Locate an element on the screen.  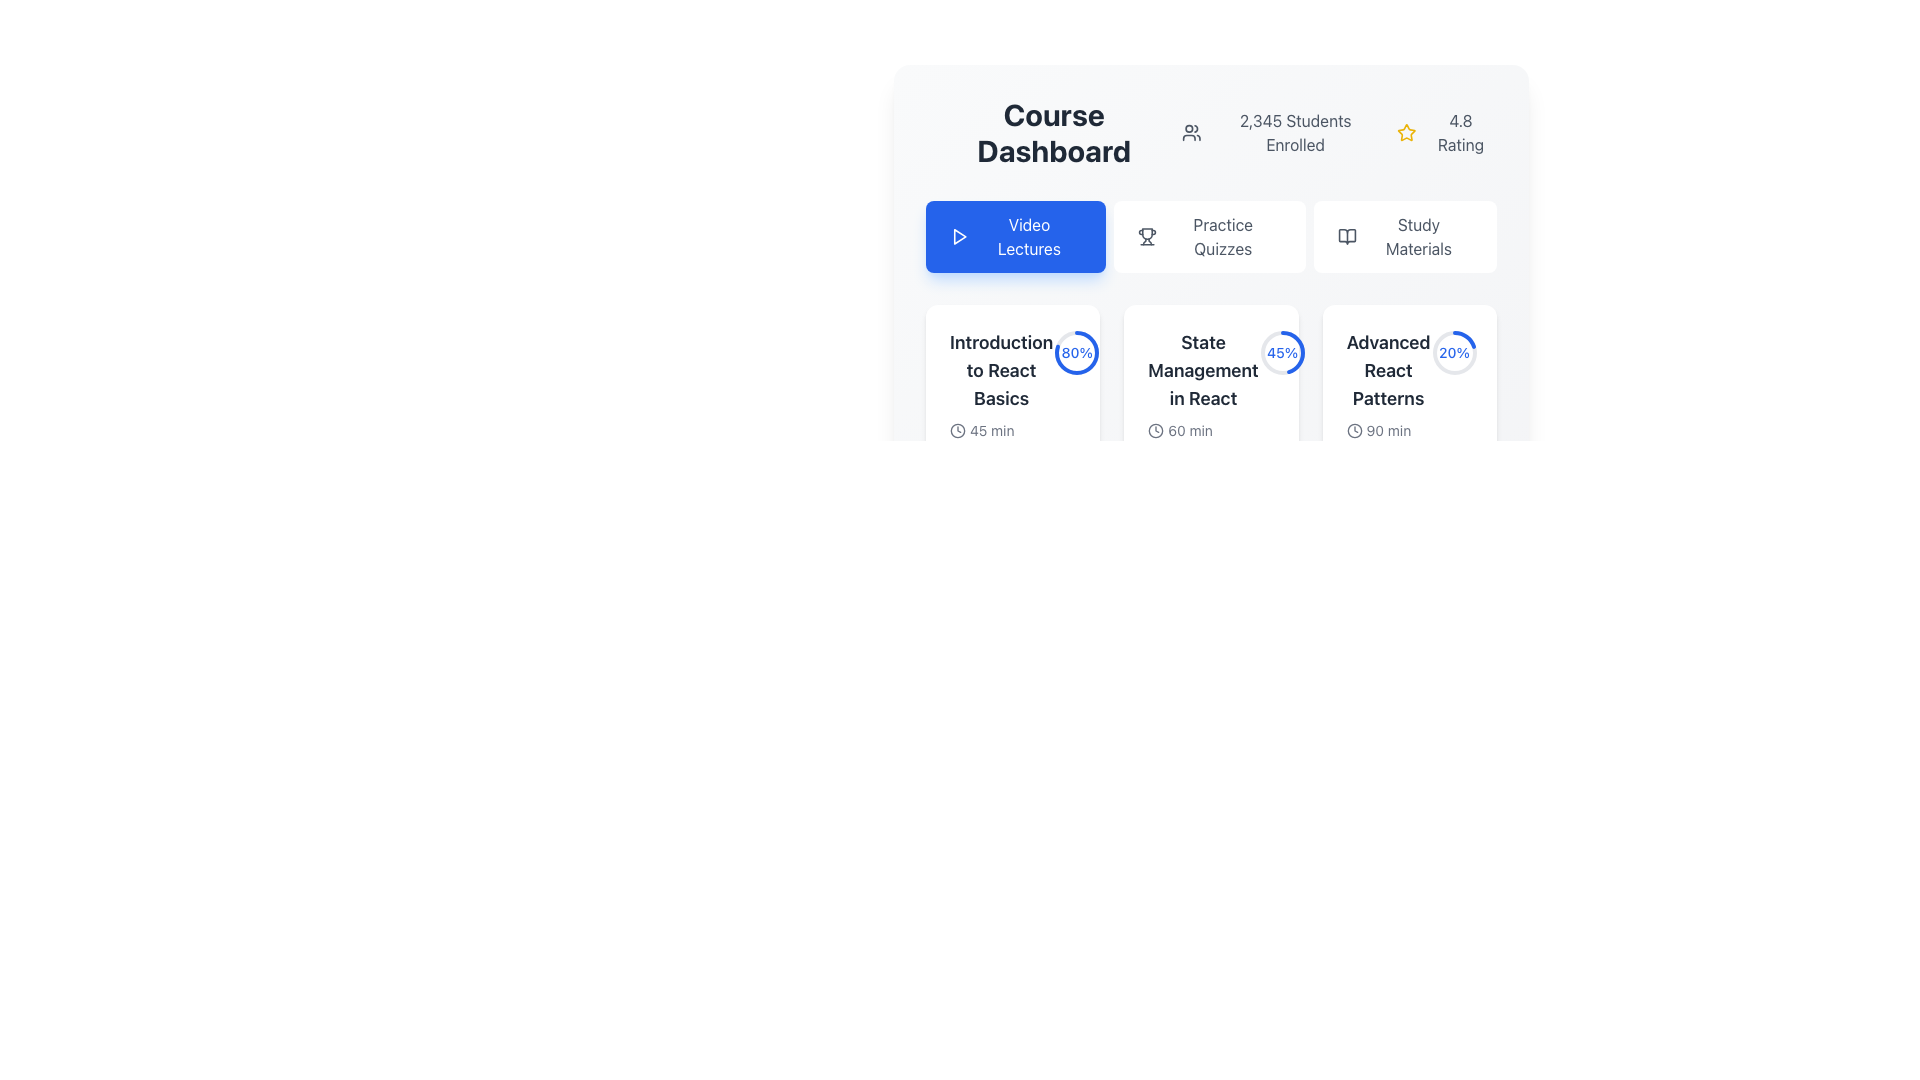
the Informational Card titled 'State Management in React', which is the second course card in the 'Video Lectures' section is located at coordinates (1210, 398).